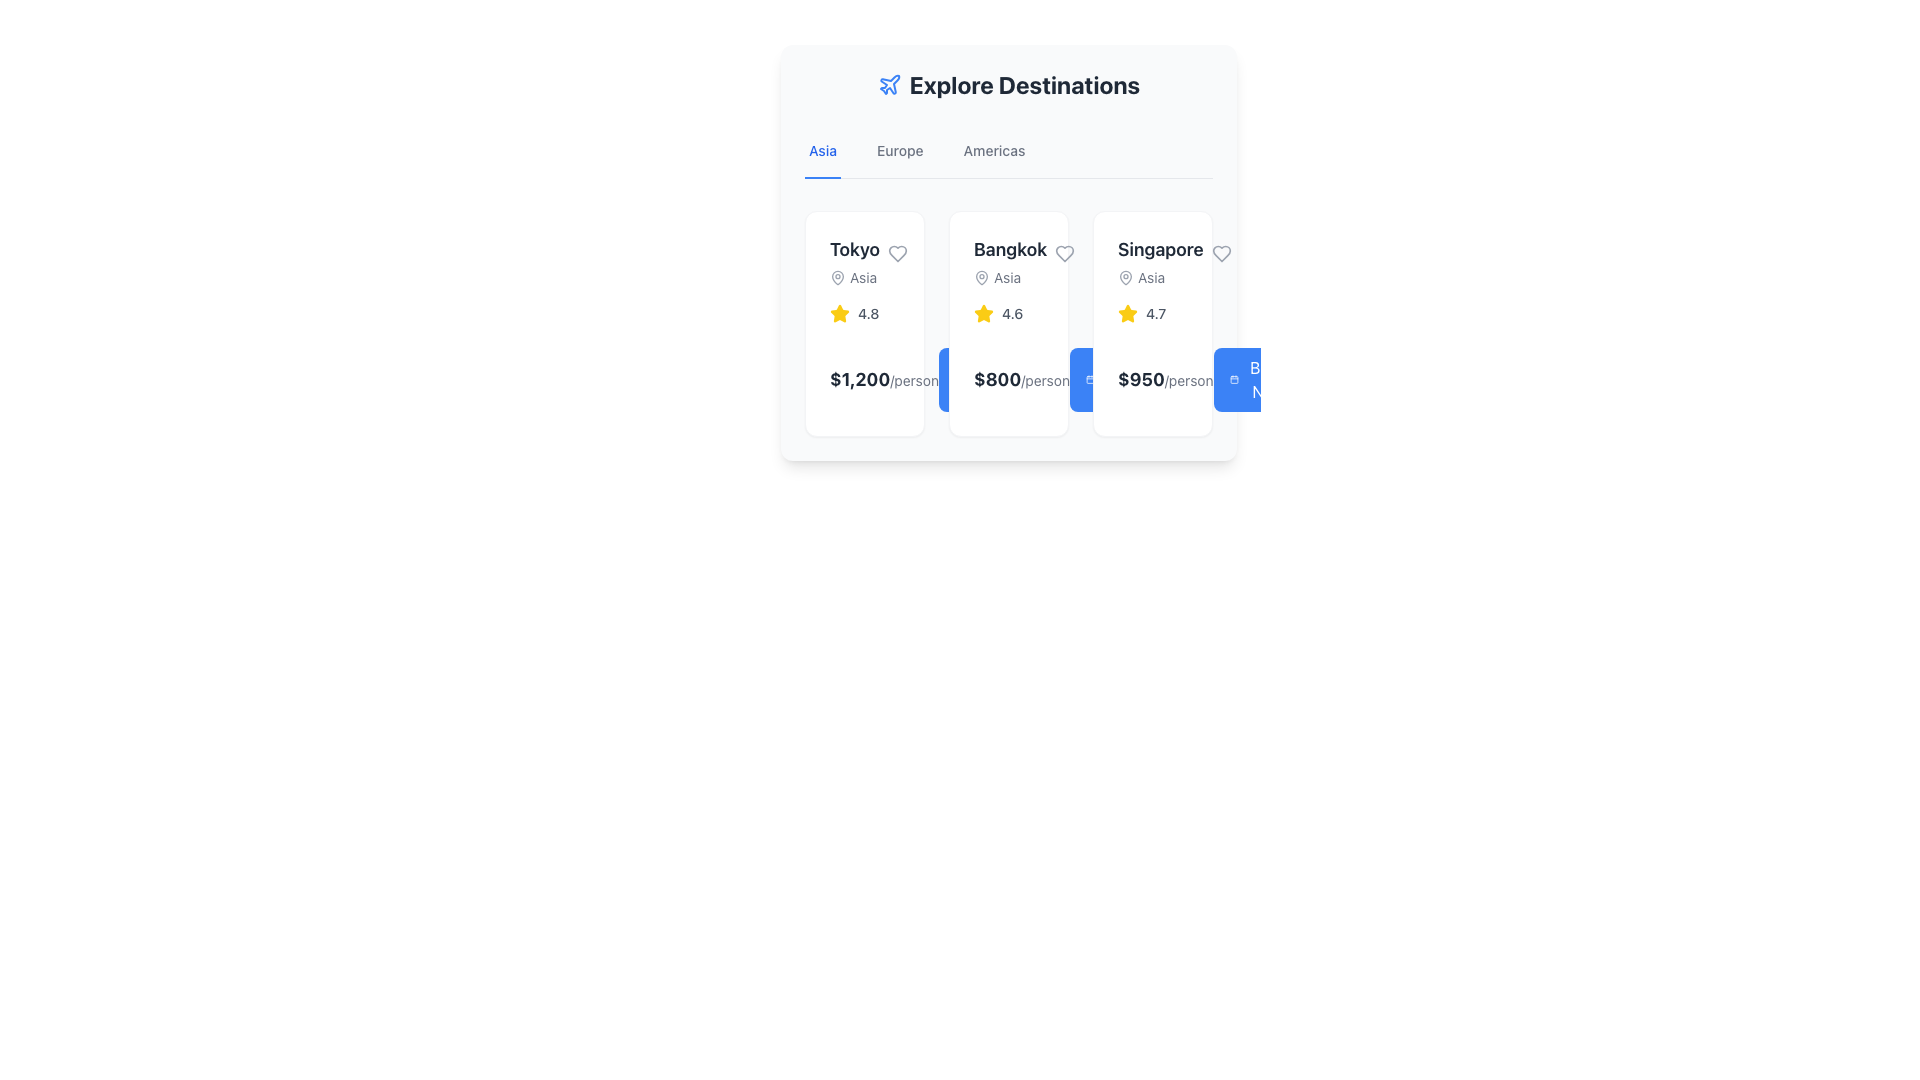 The height and width of the screenshot is (1080, 1920). Describe the element at coordinates (983, 313) in the screenshot. I see `the yellow star icon representing a rating in the 'Bangkok' card, which is located to the immediate left of the gray numeric rating '4.6'` at that location.